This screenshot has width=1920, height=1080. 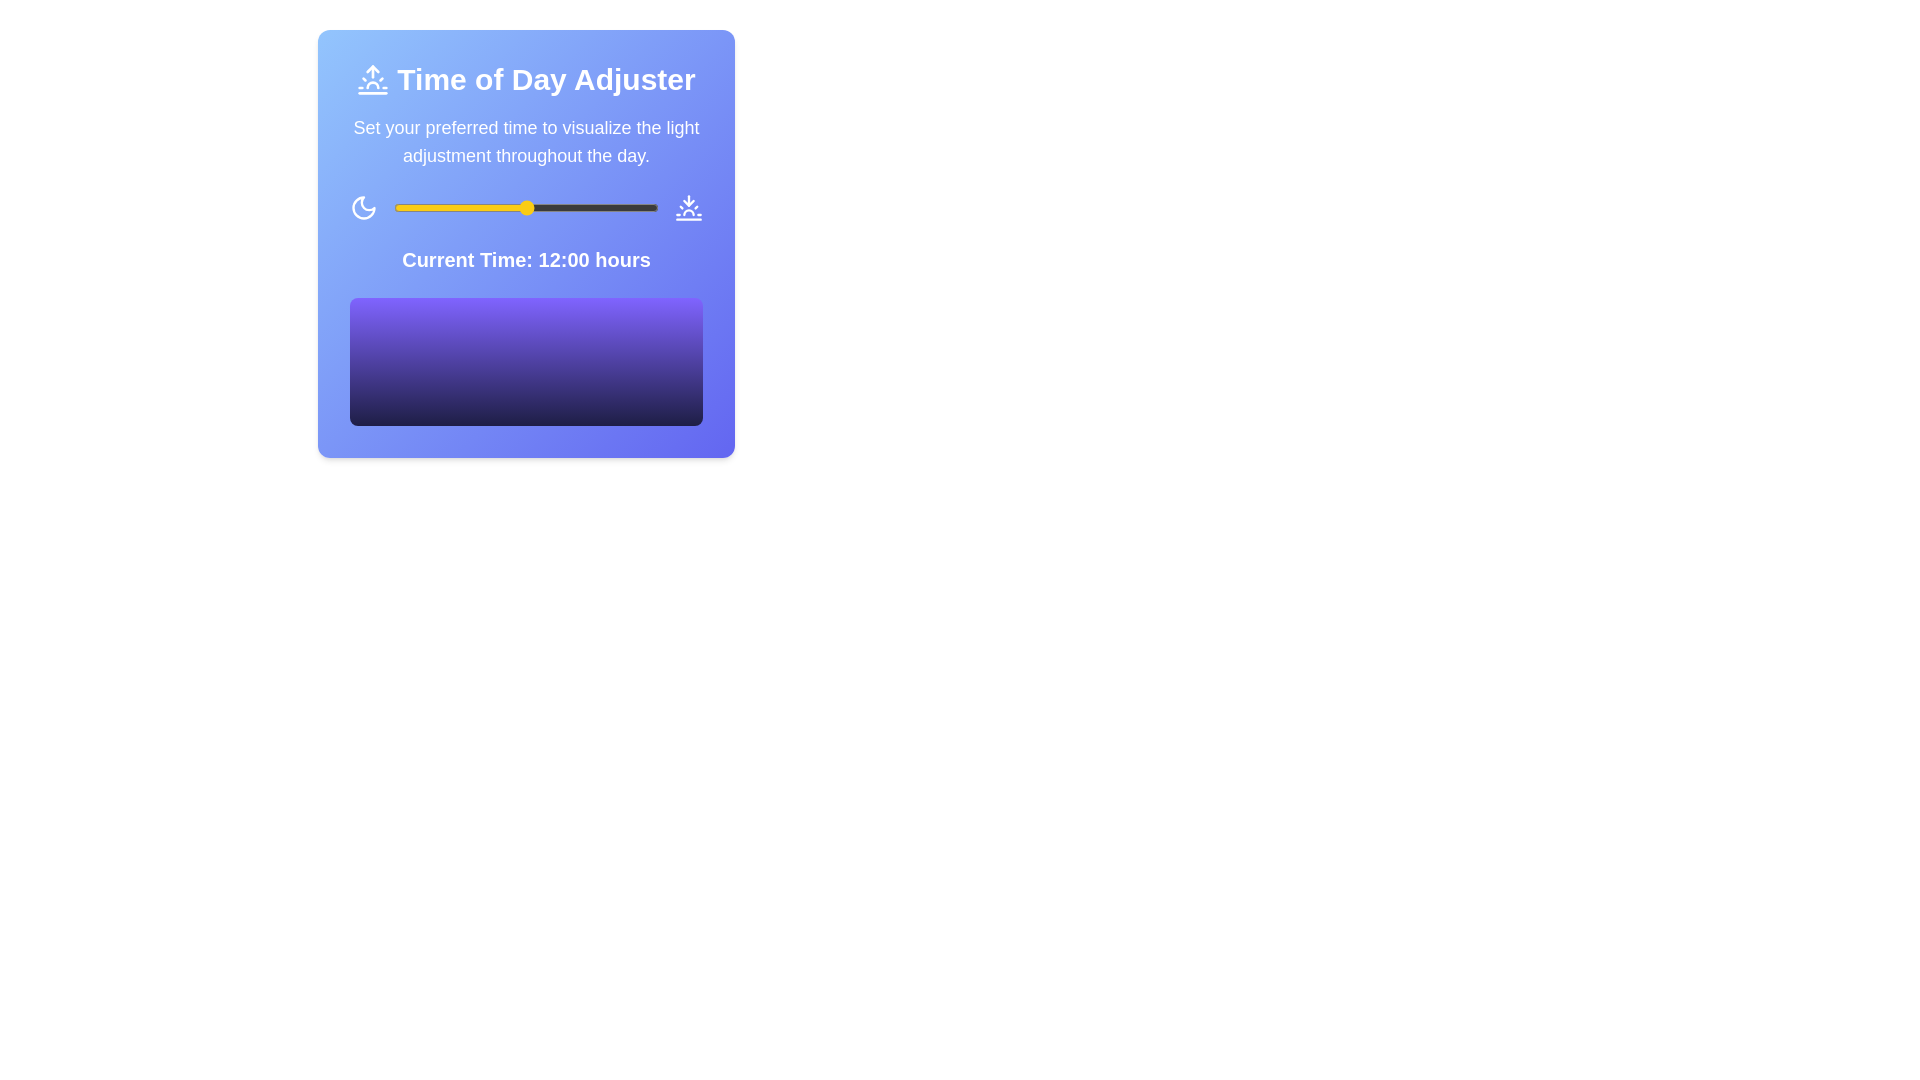 I want to click on the time slider to set the time to 16 hours, so click(x=569, y=208).